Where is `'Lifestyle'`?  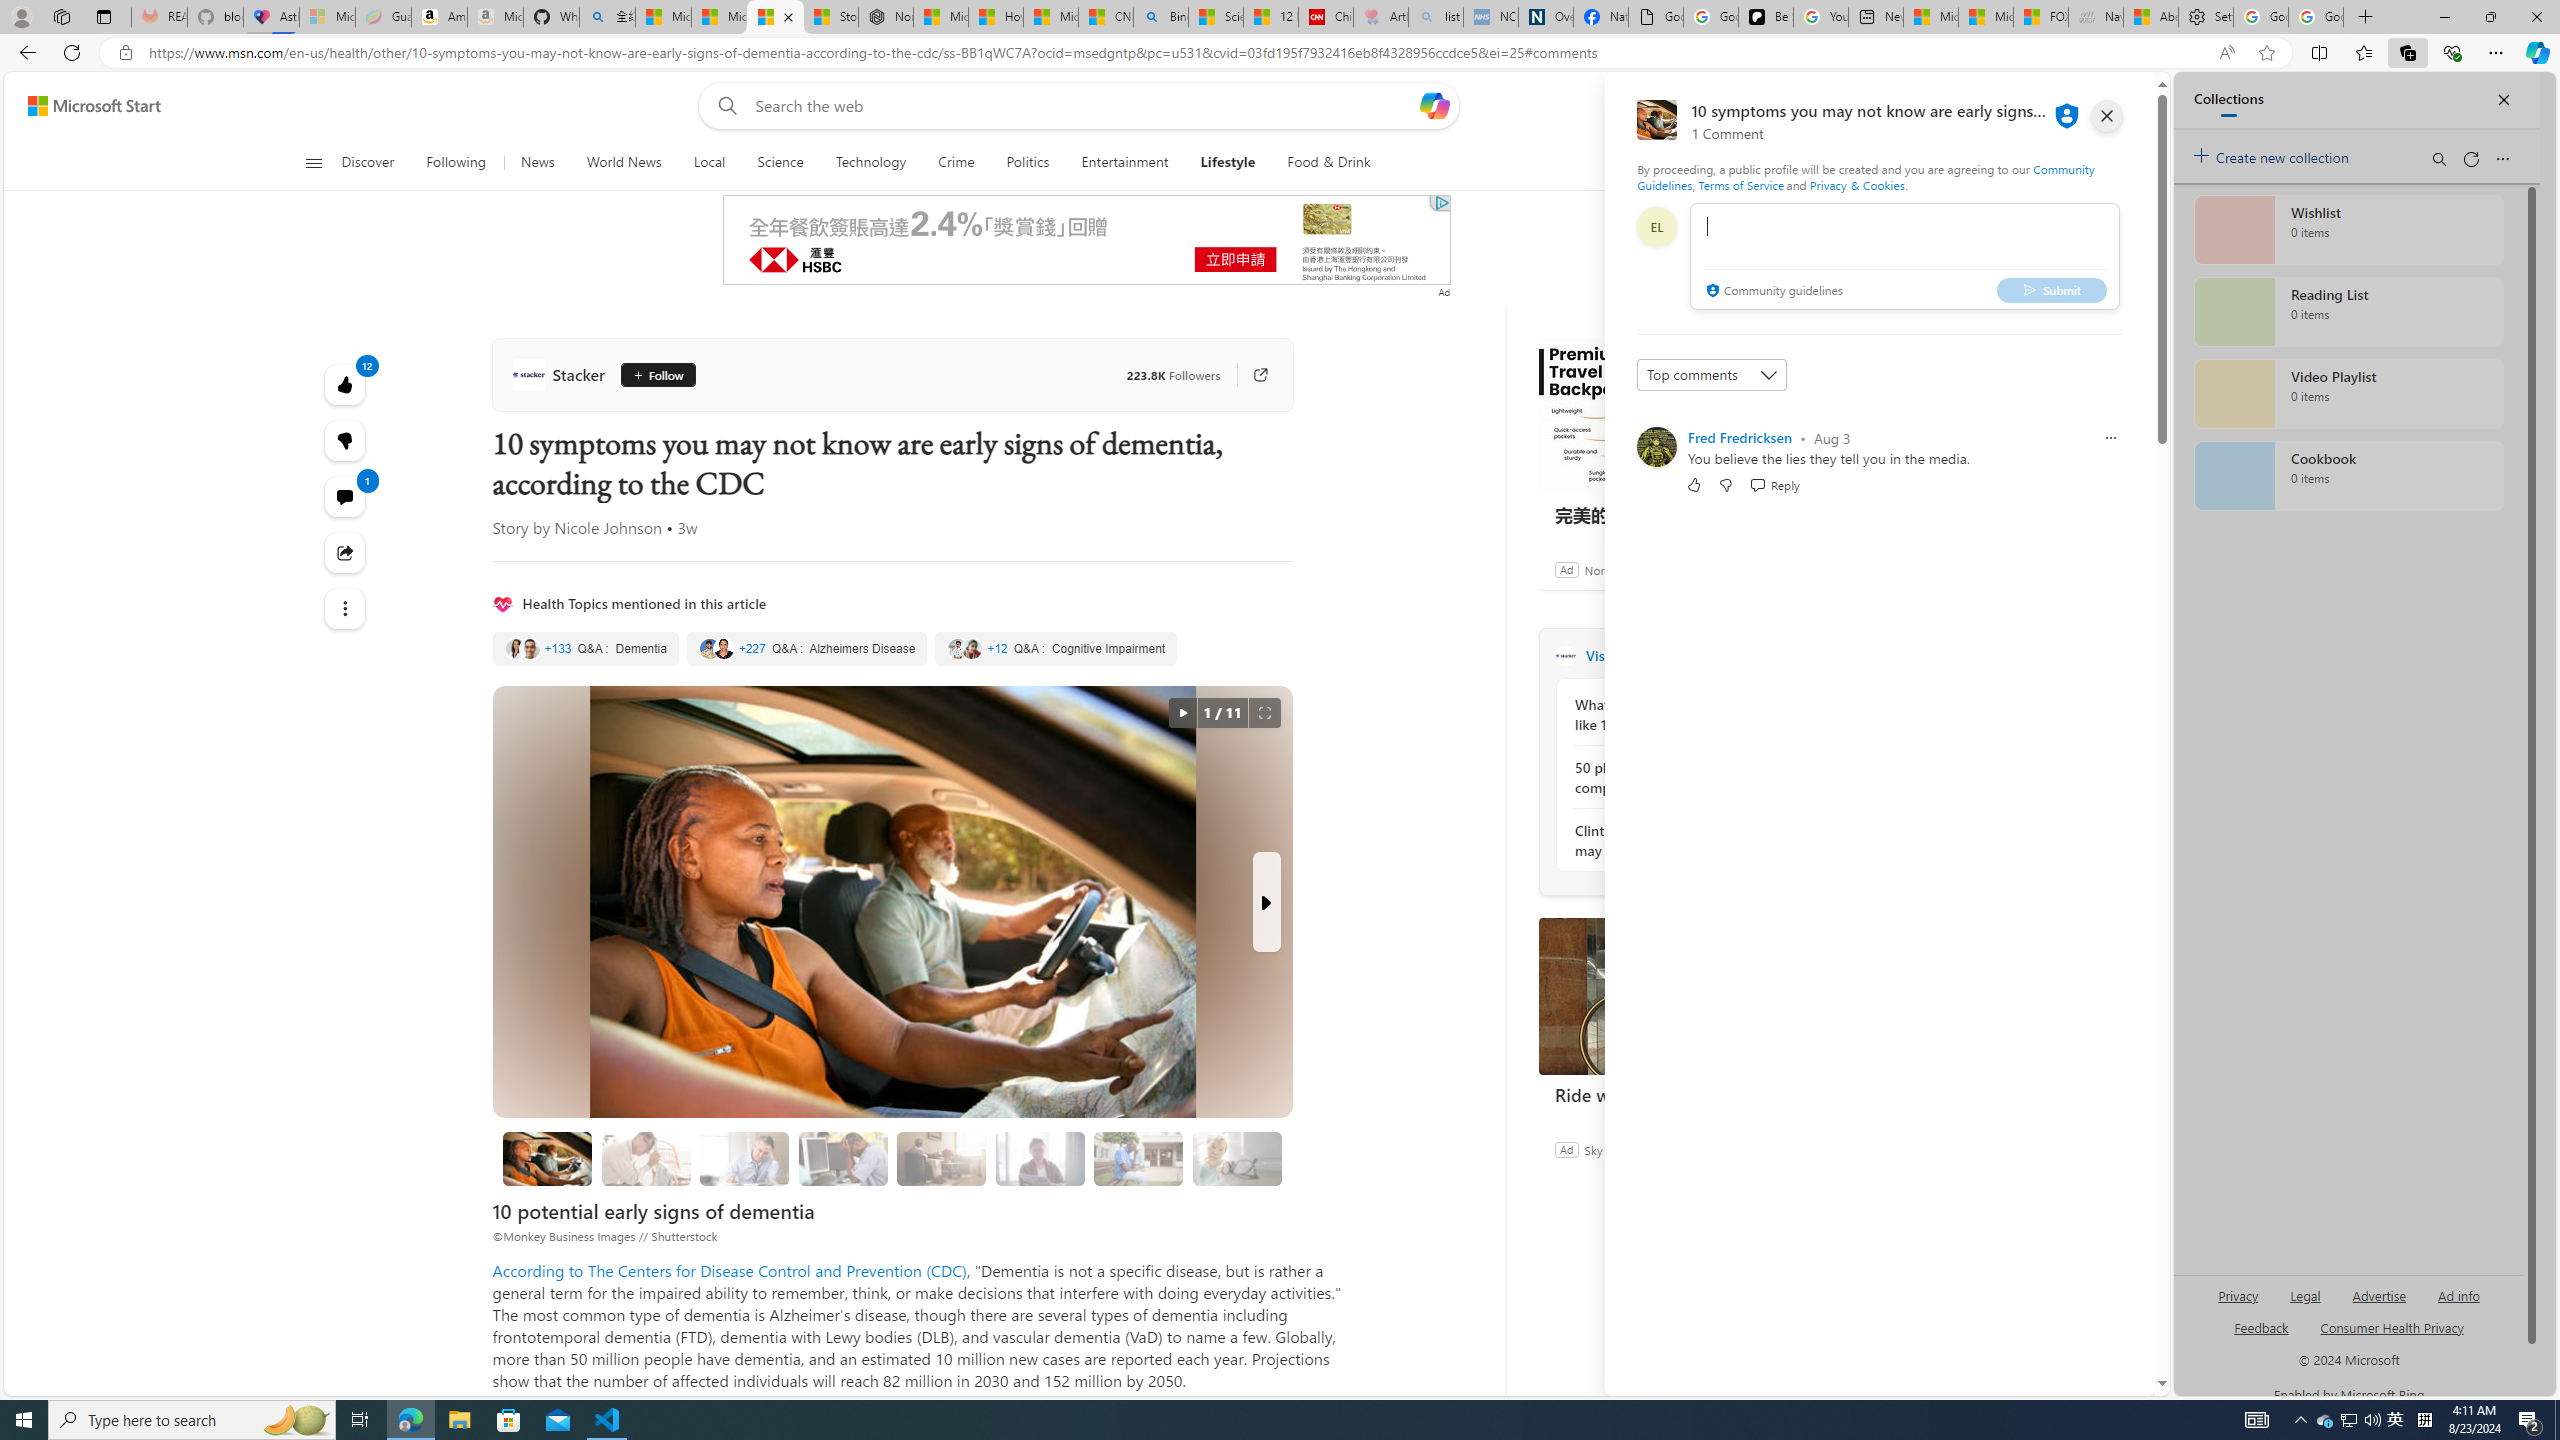
'Lifestyle' is located at coordinates (1227, 162).